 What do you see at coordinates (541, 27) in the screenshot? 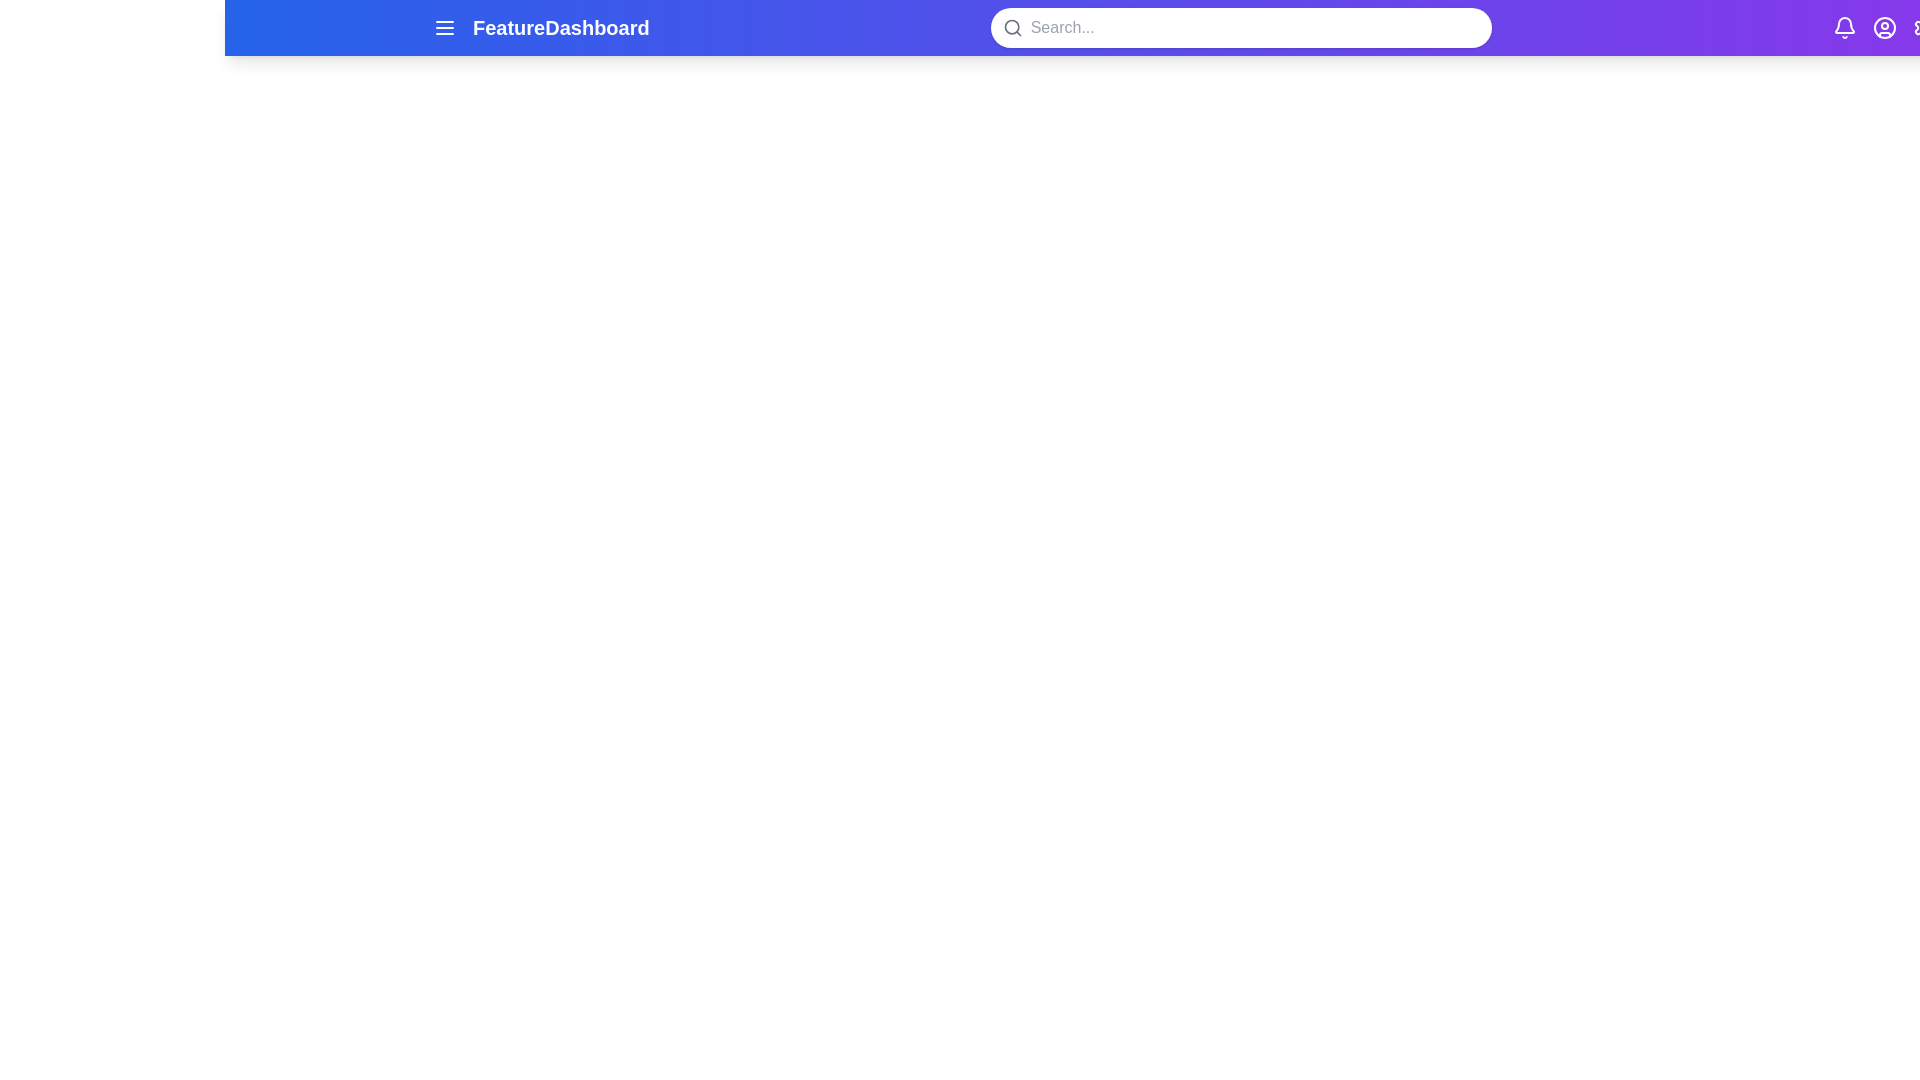
I see `the 'FeatureDashboard' text in the header bar` at bounding box center [541, 27].